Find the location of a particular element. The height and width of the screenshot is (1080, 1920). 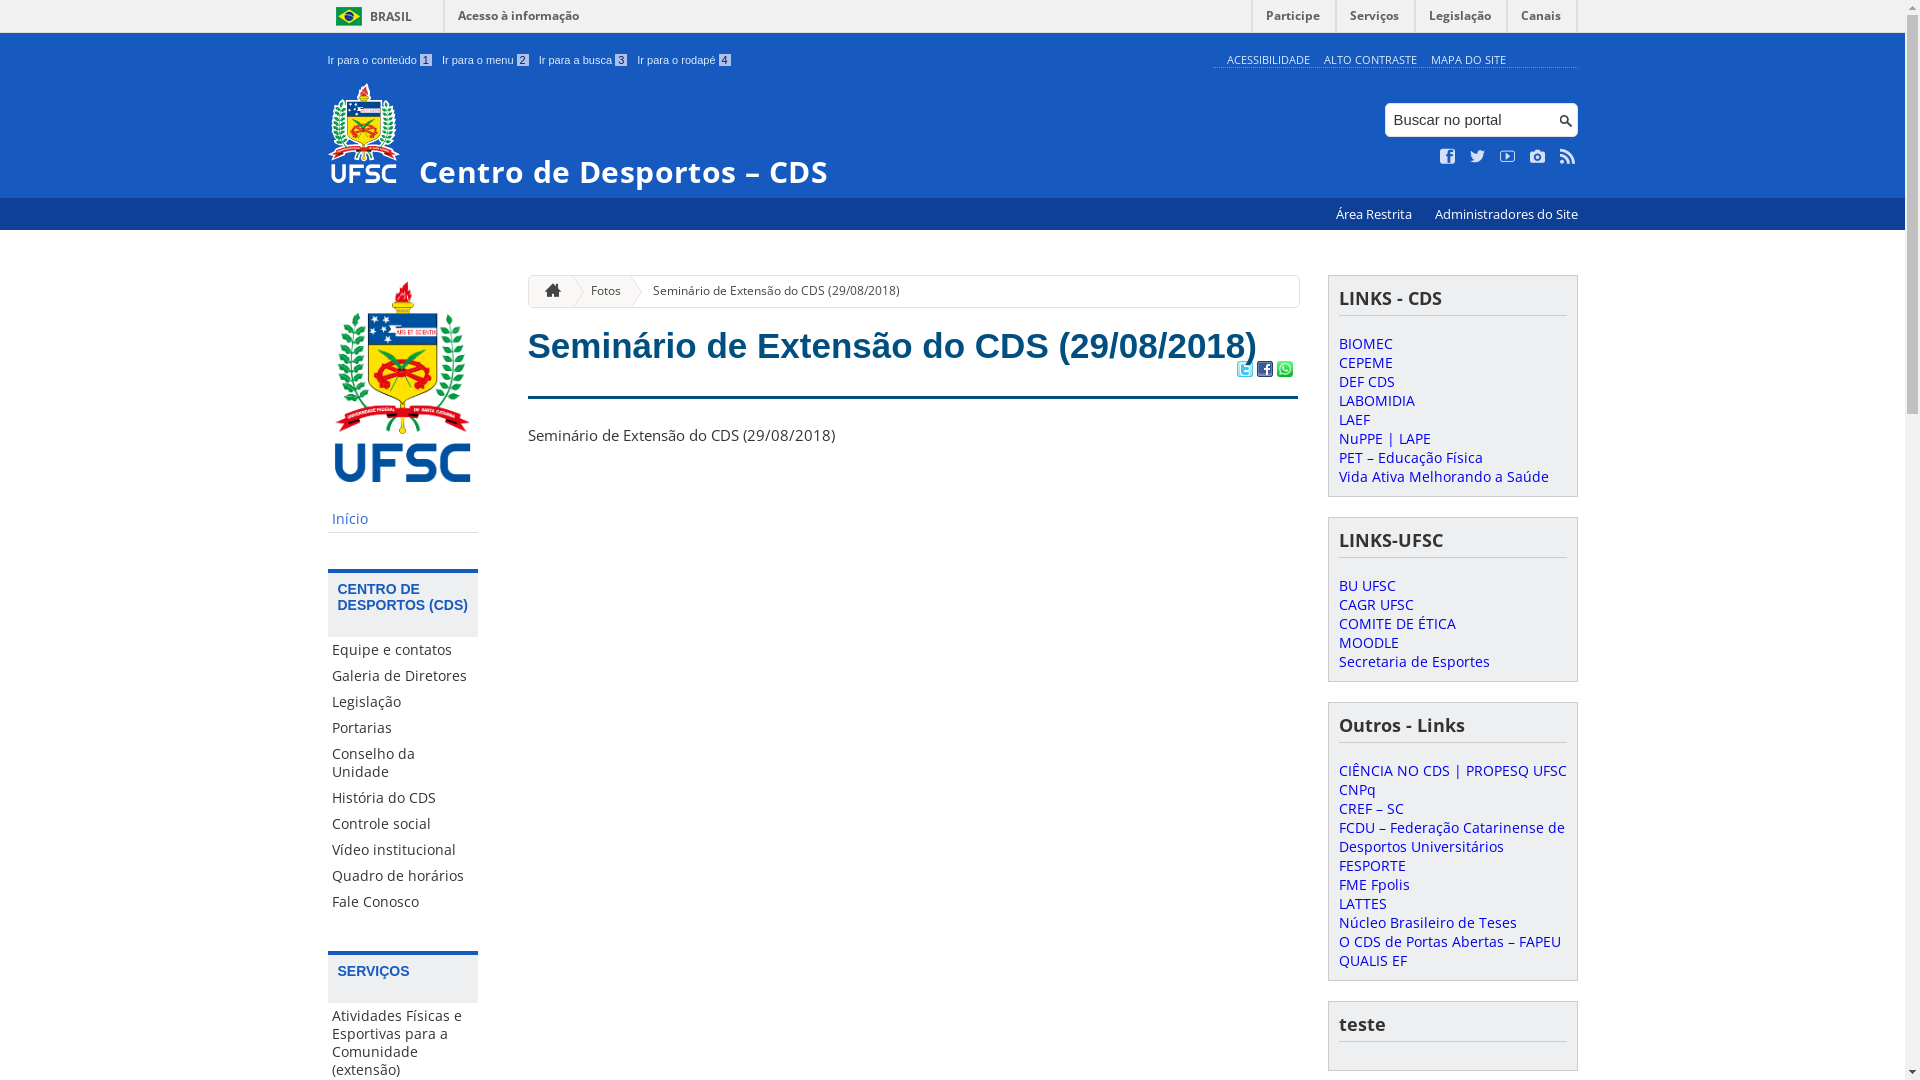

'LATTES' is located at coordinates (1361, 903).